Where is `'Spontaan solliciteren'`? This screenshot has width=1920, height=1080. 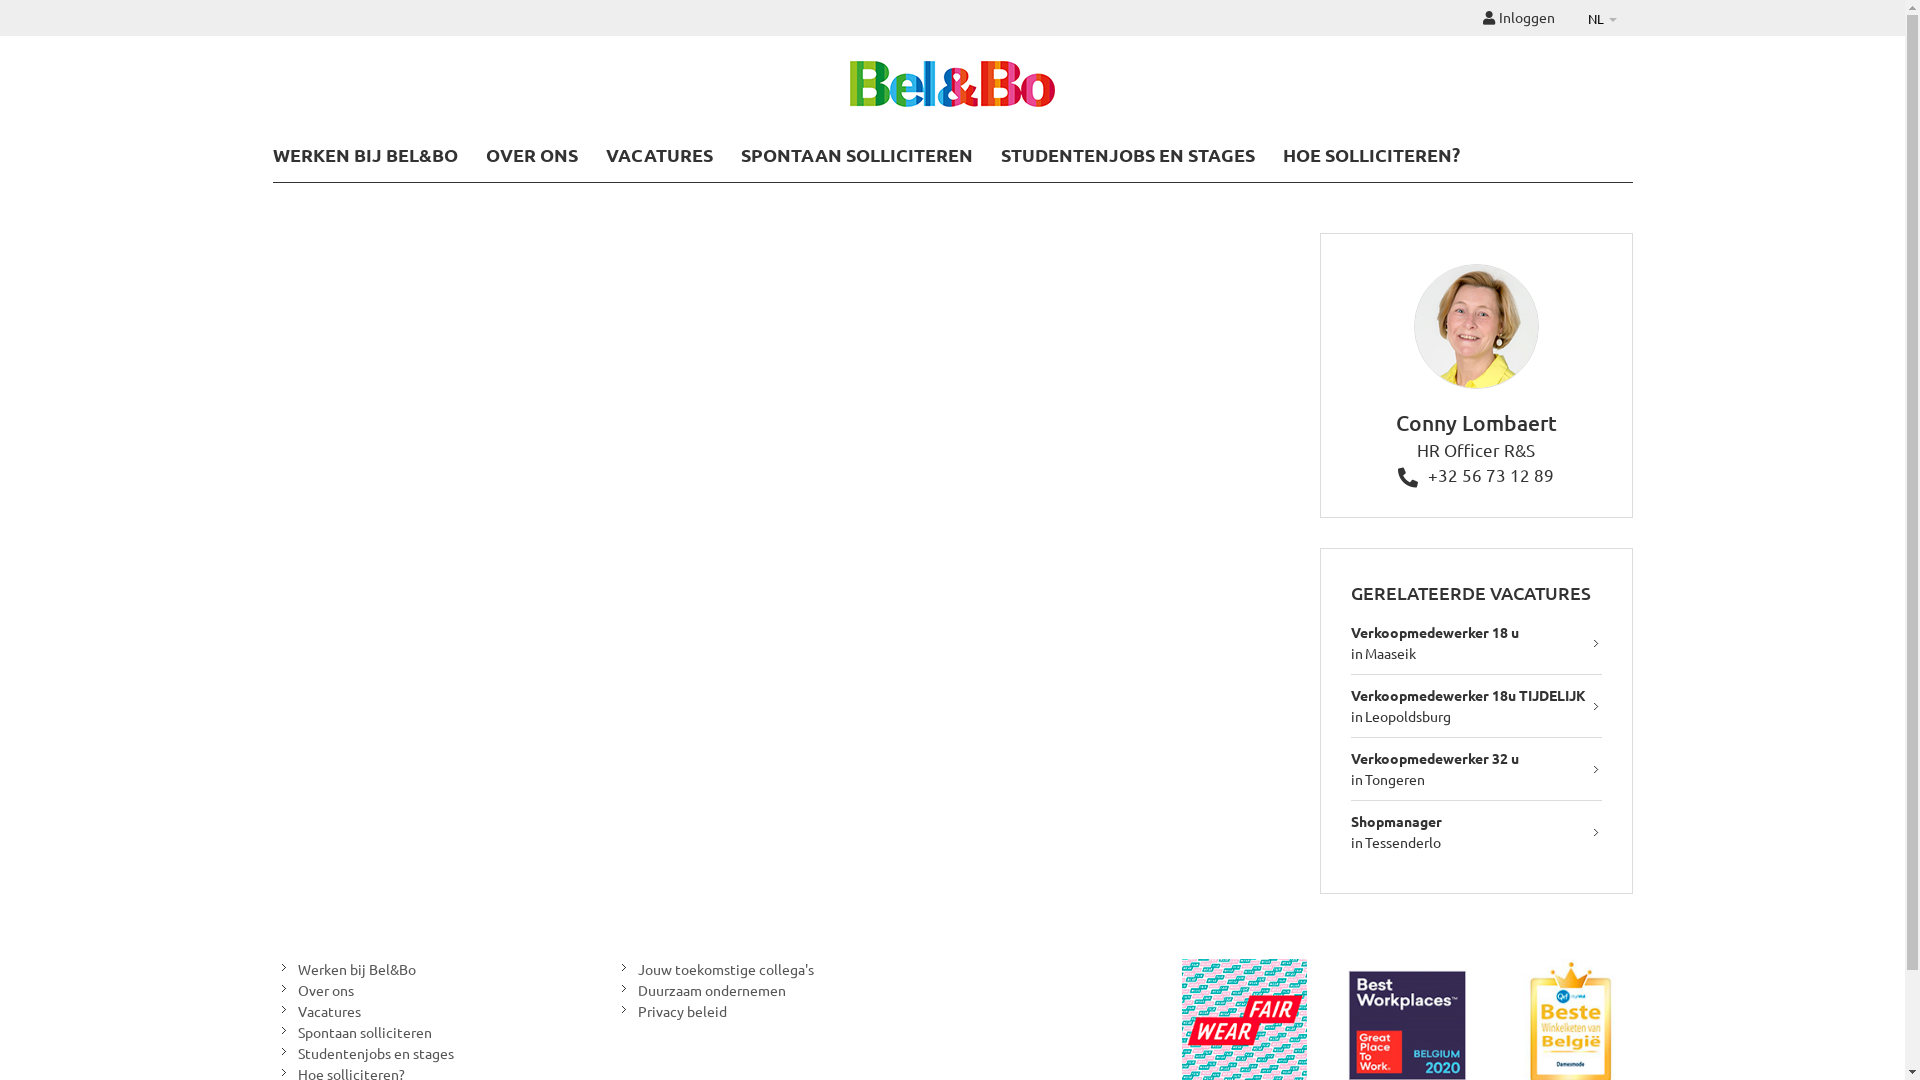
'Spontaan solliciteren' is located at coordinates (271, 1032).